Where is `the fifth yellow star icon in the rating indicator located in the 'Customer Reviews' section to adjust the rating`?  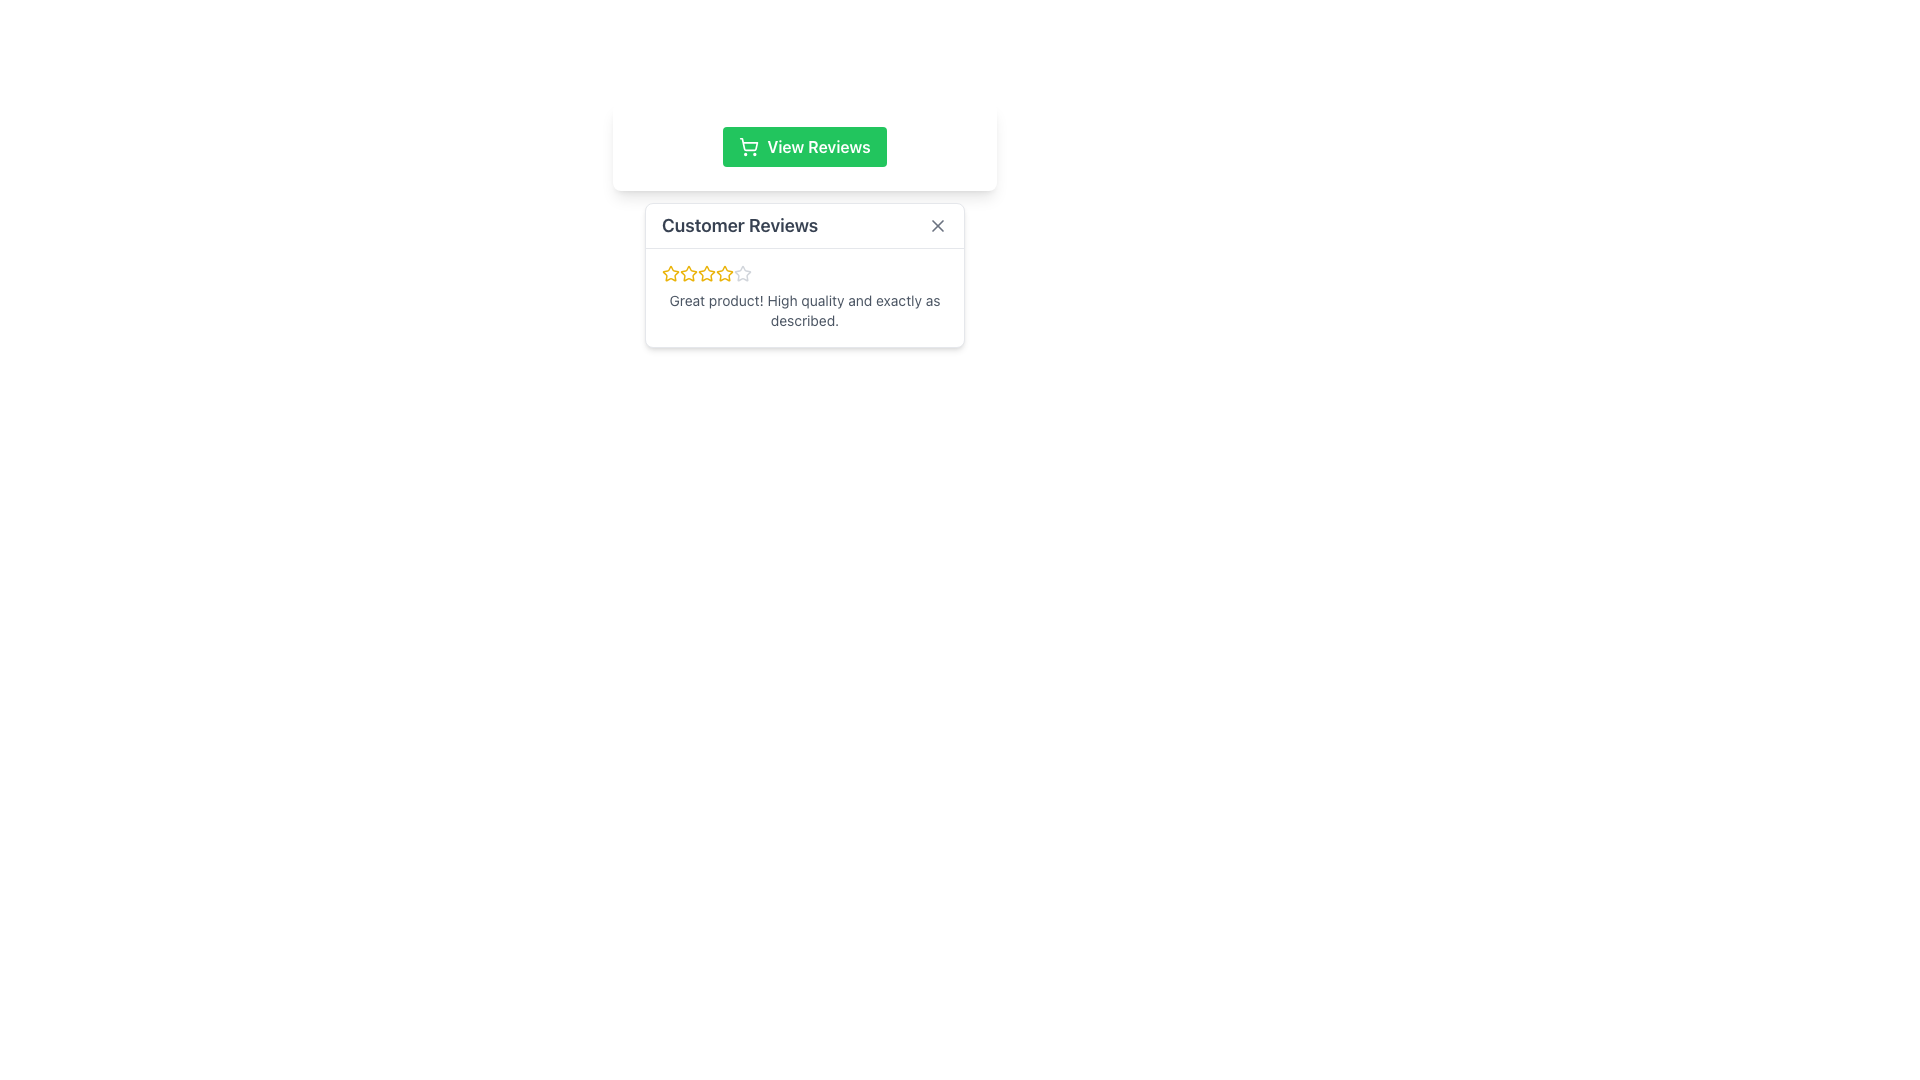 the fifth yellow star icon in the rating indicator located in the 'Customer Reviews' section to adjust the rating is located at coordinates (706, 273).